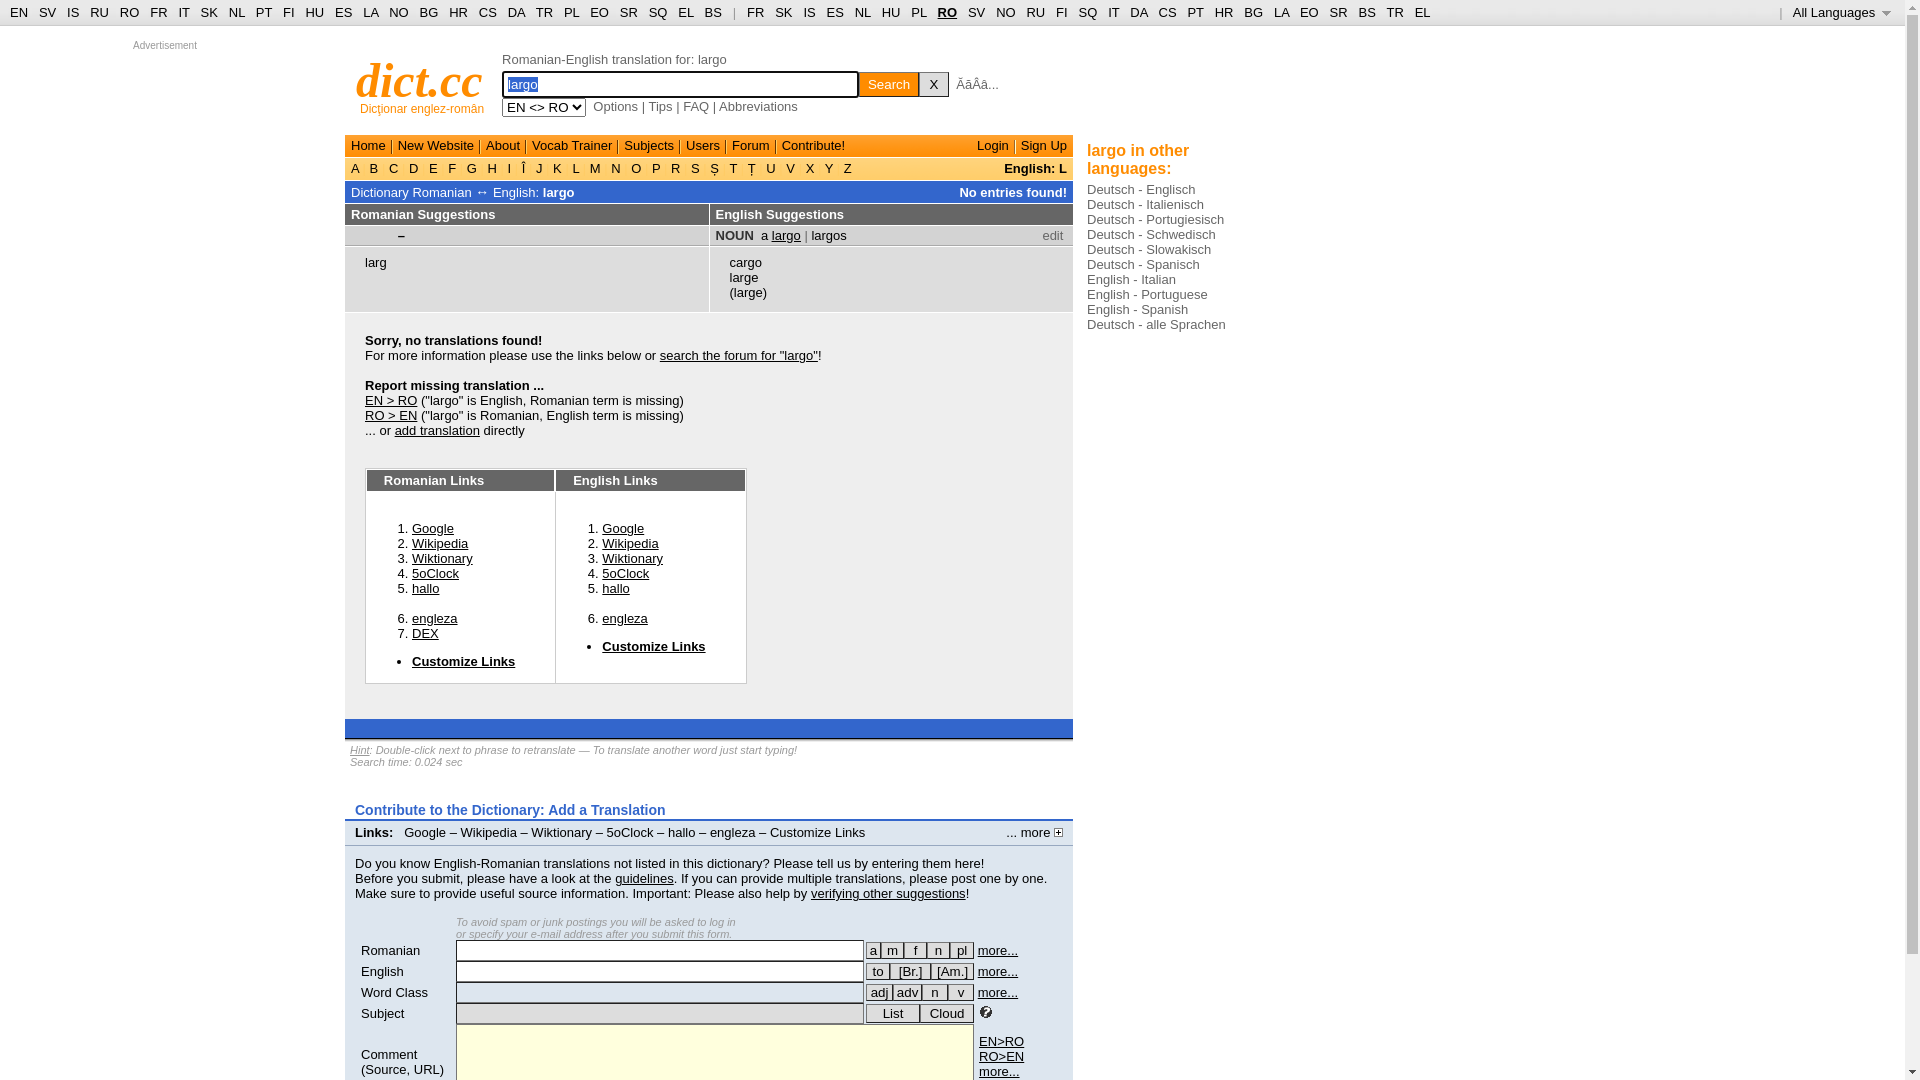  I want to click on 'larg', so click(364, 261).